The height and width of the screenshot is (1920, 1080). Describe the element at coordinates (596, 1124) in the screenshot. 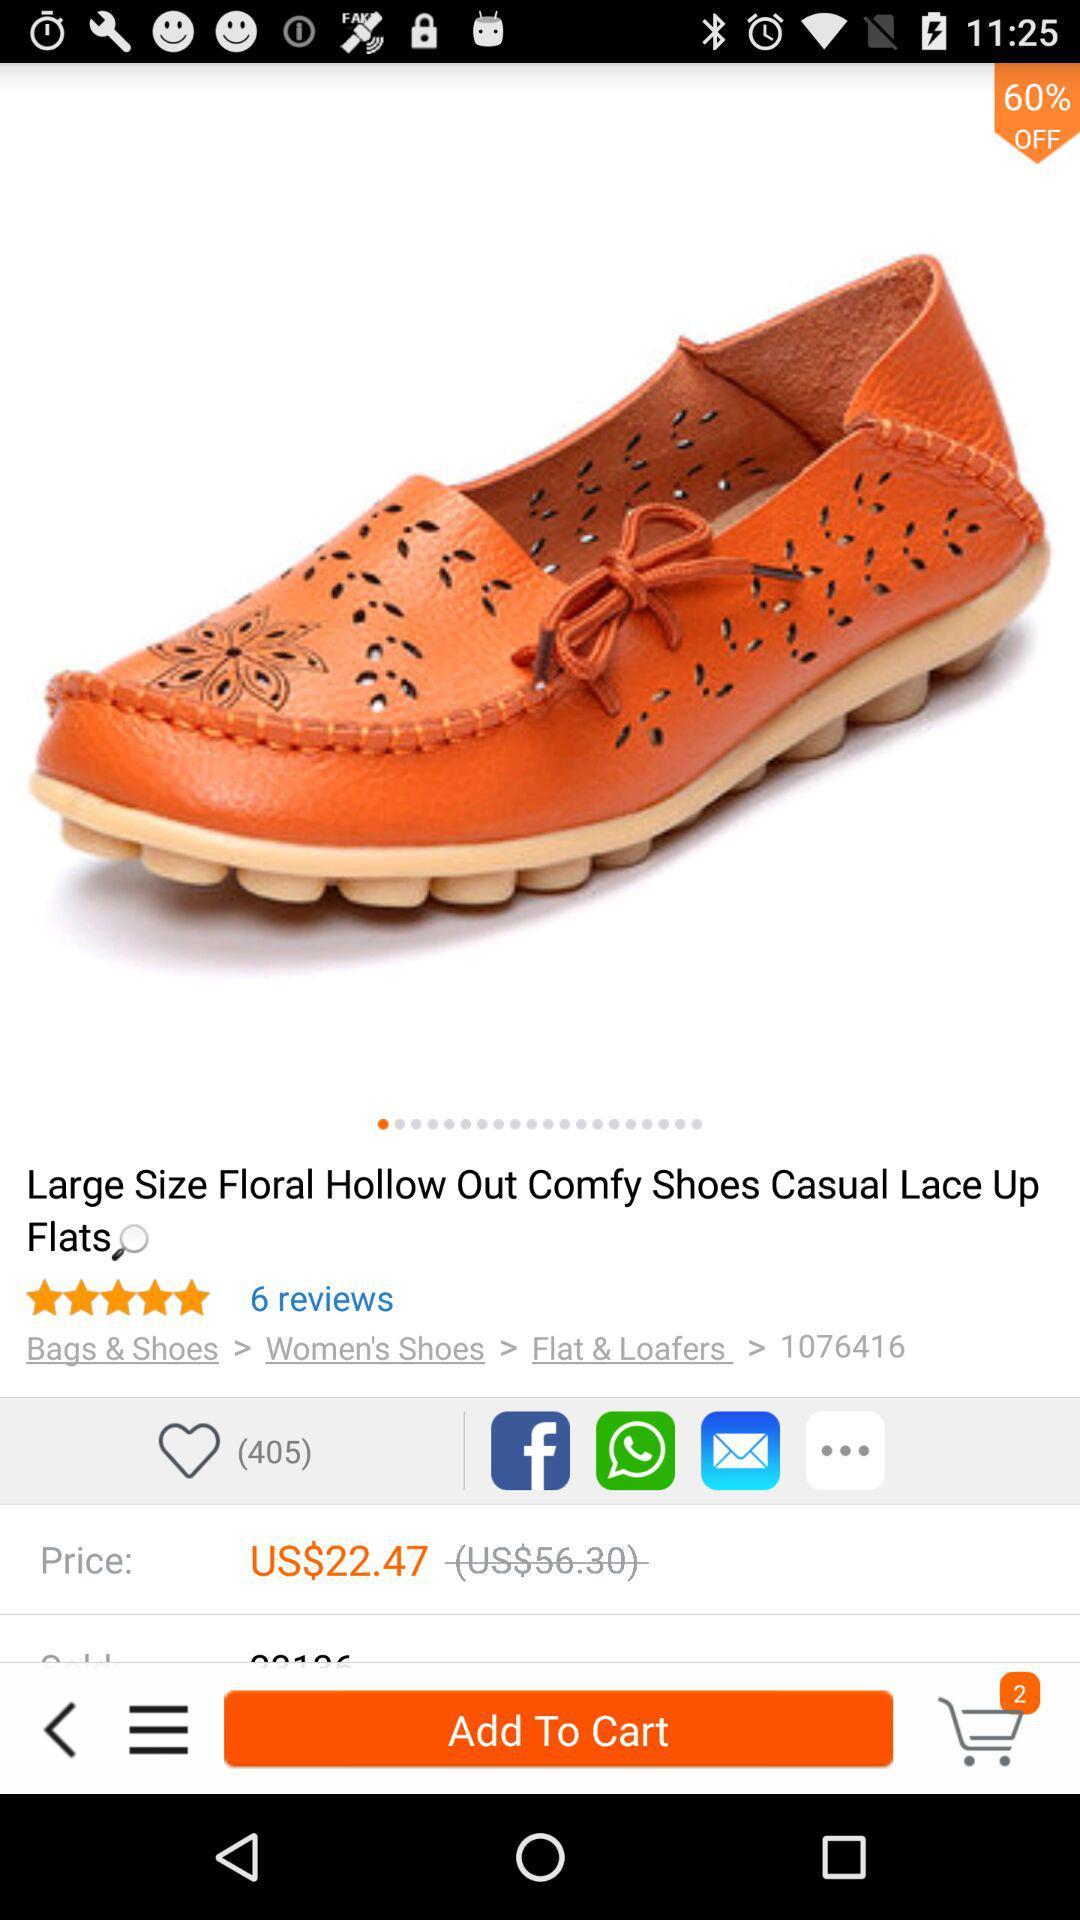

I see `more pictures` at that location.